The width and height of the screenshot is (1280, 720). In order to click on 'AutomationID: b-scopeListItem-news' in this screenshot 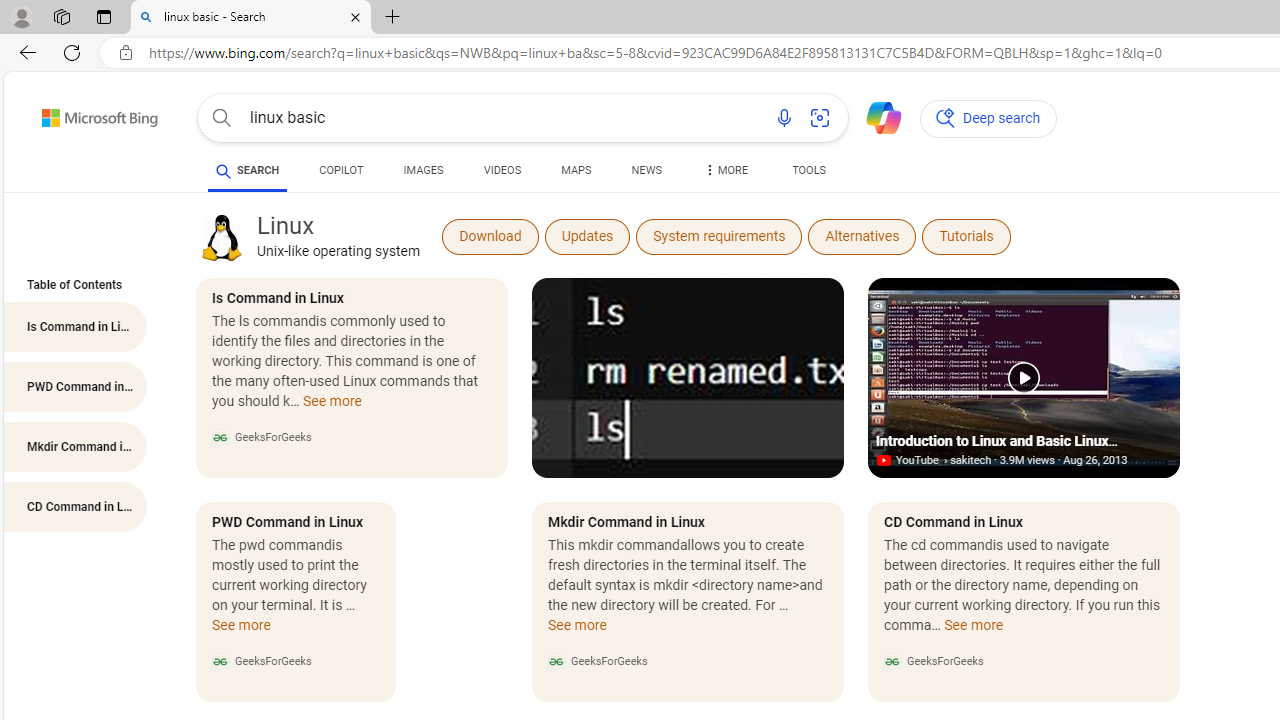, I will do `click(646, 172)`.